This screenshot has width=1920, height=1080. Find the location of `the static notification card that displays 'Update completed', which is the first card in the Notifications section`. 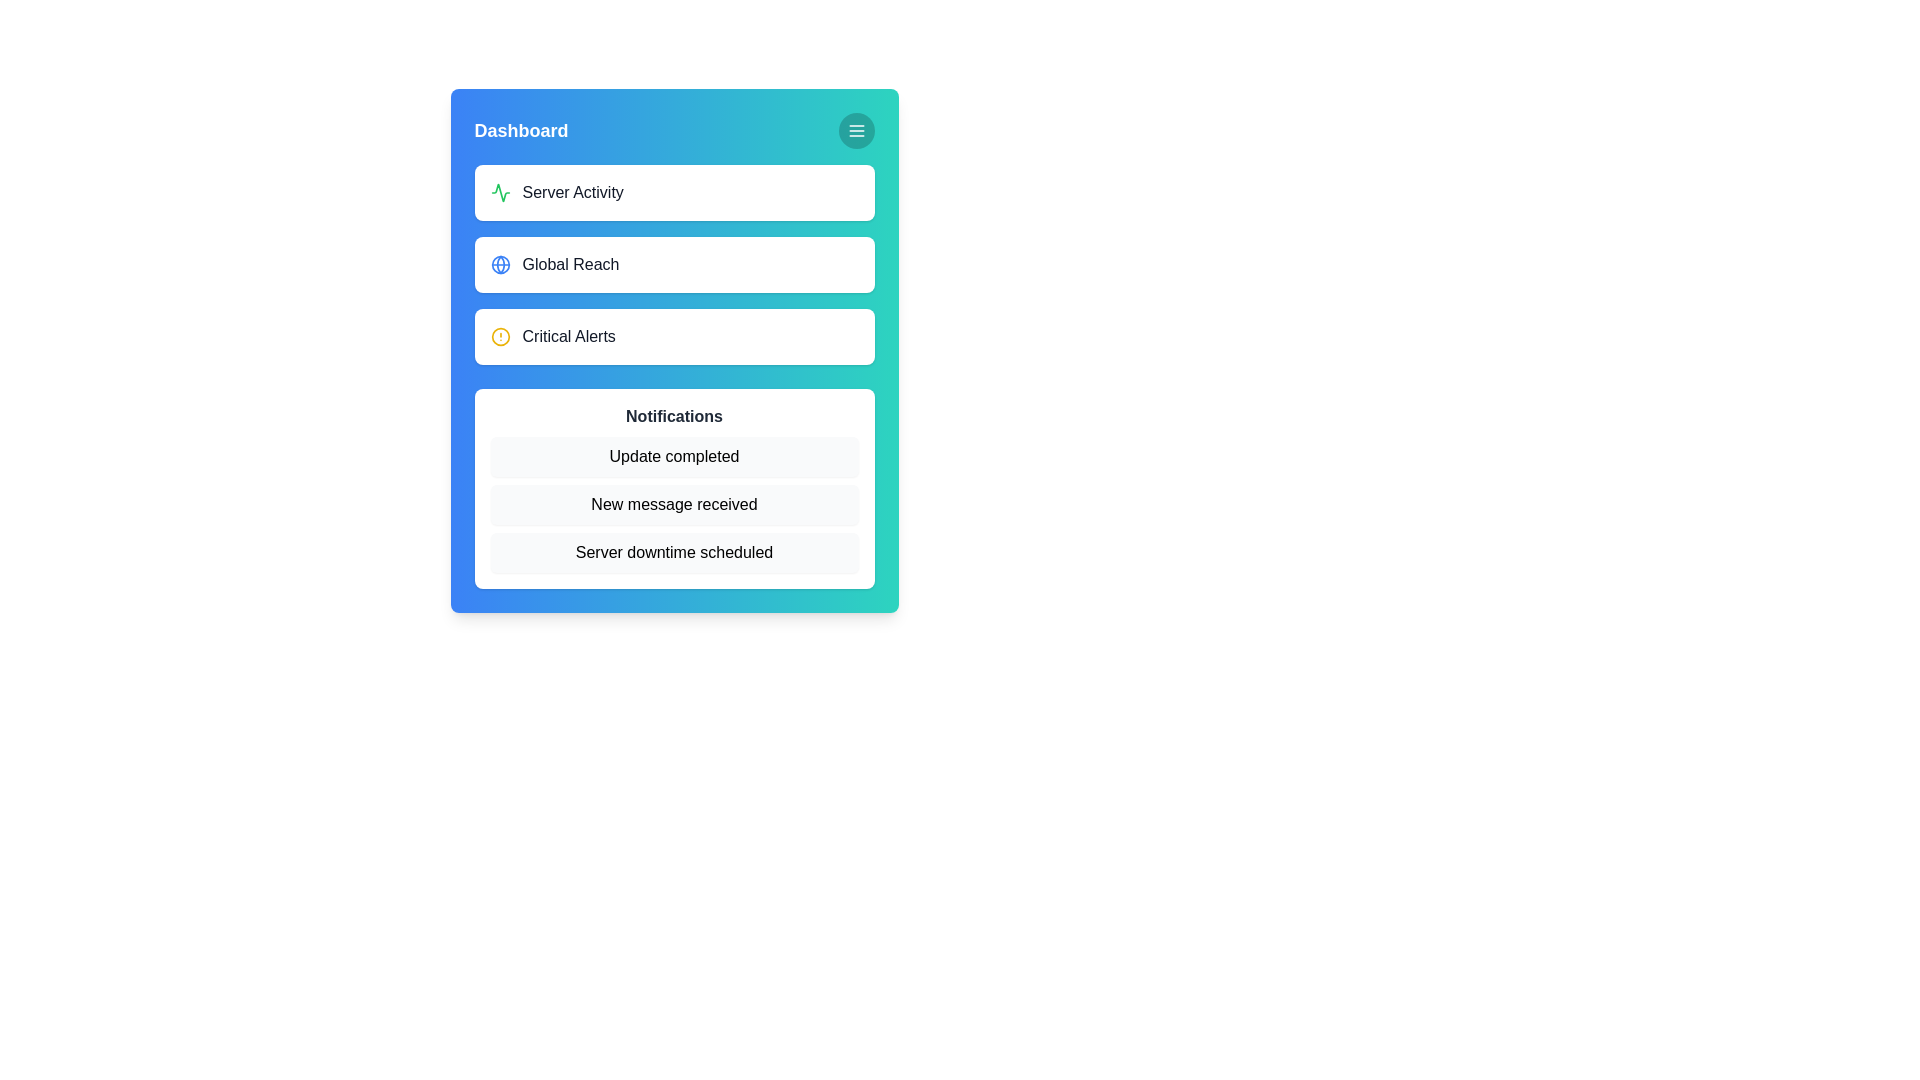

the static notification card that displays 'Update completed', which is the first card in the Notifications section is located at coordinates (674, 456).